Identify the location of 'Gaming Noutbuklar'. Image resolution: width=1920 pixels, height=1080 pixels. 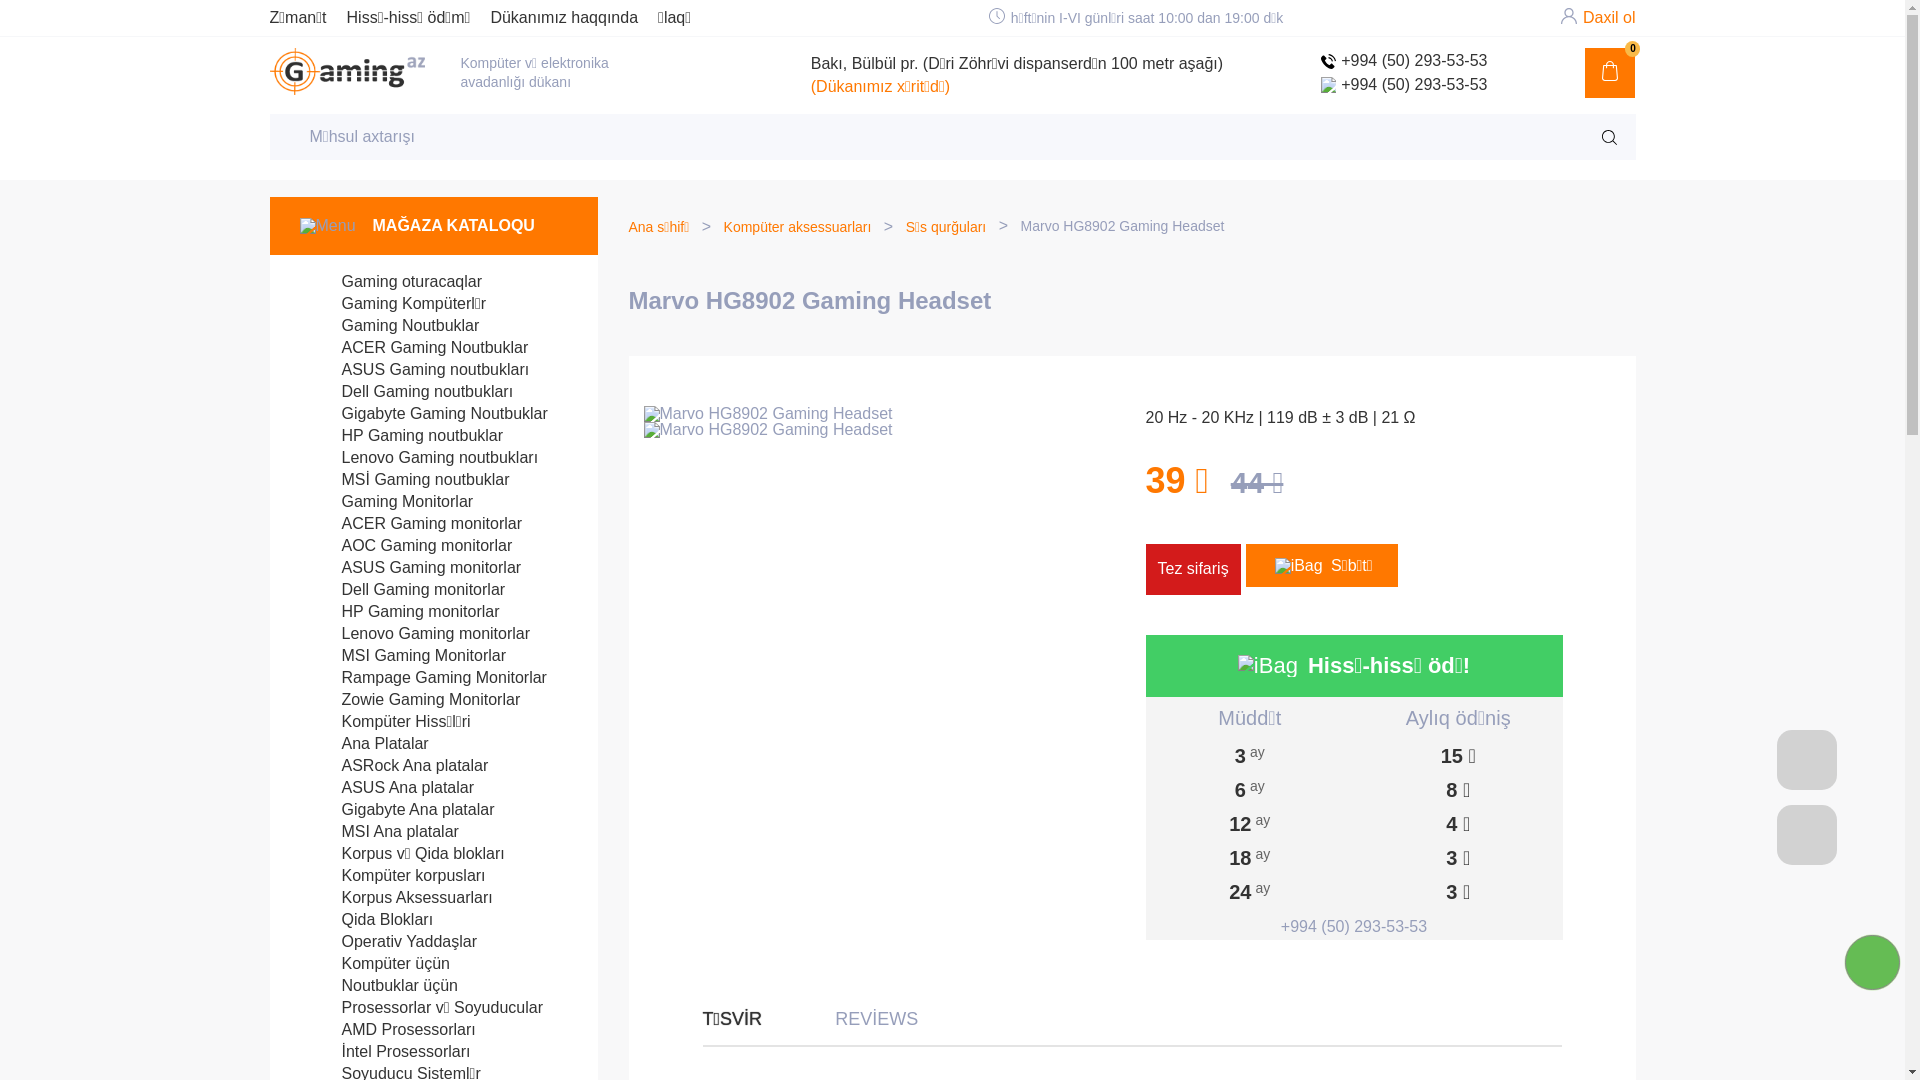
(389, 324).